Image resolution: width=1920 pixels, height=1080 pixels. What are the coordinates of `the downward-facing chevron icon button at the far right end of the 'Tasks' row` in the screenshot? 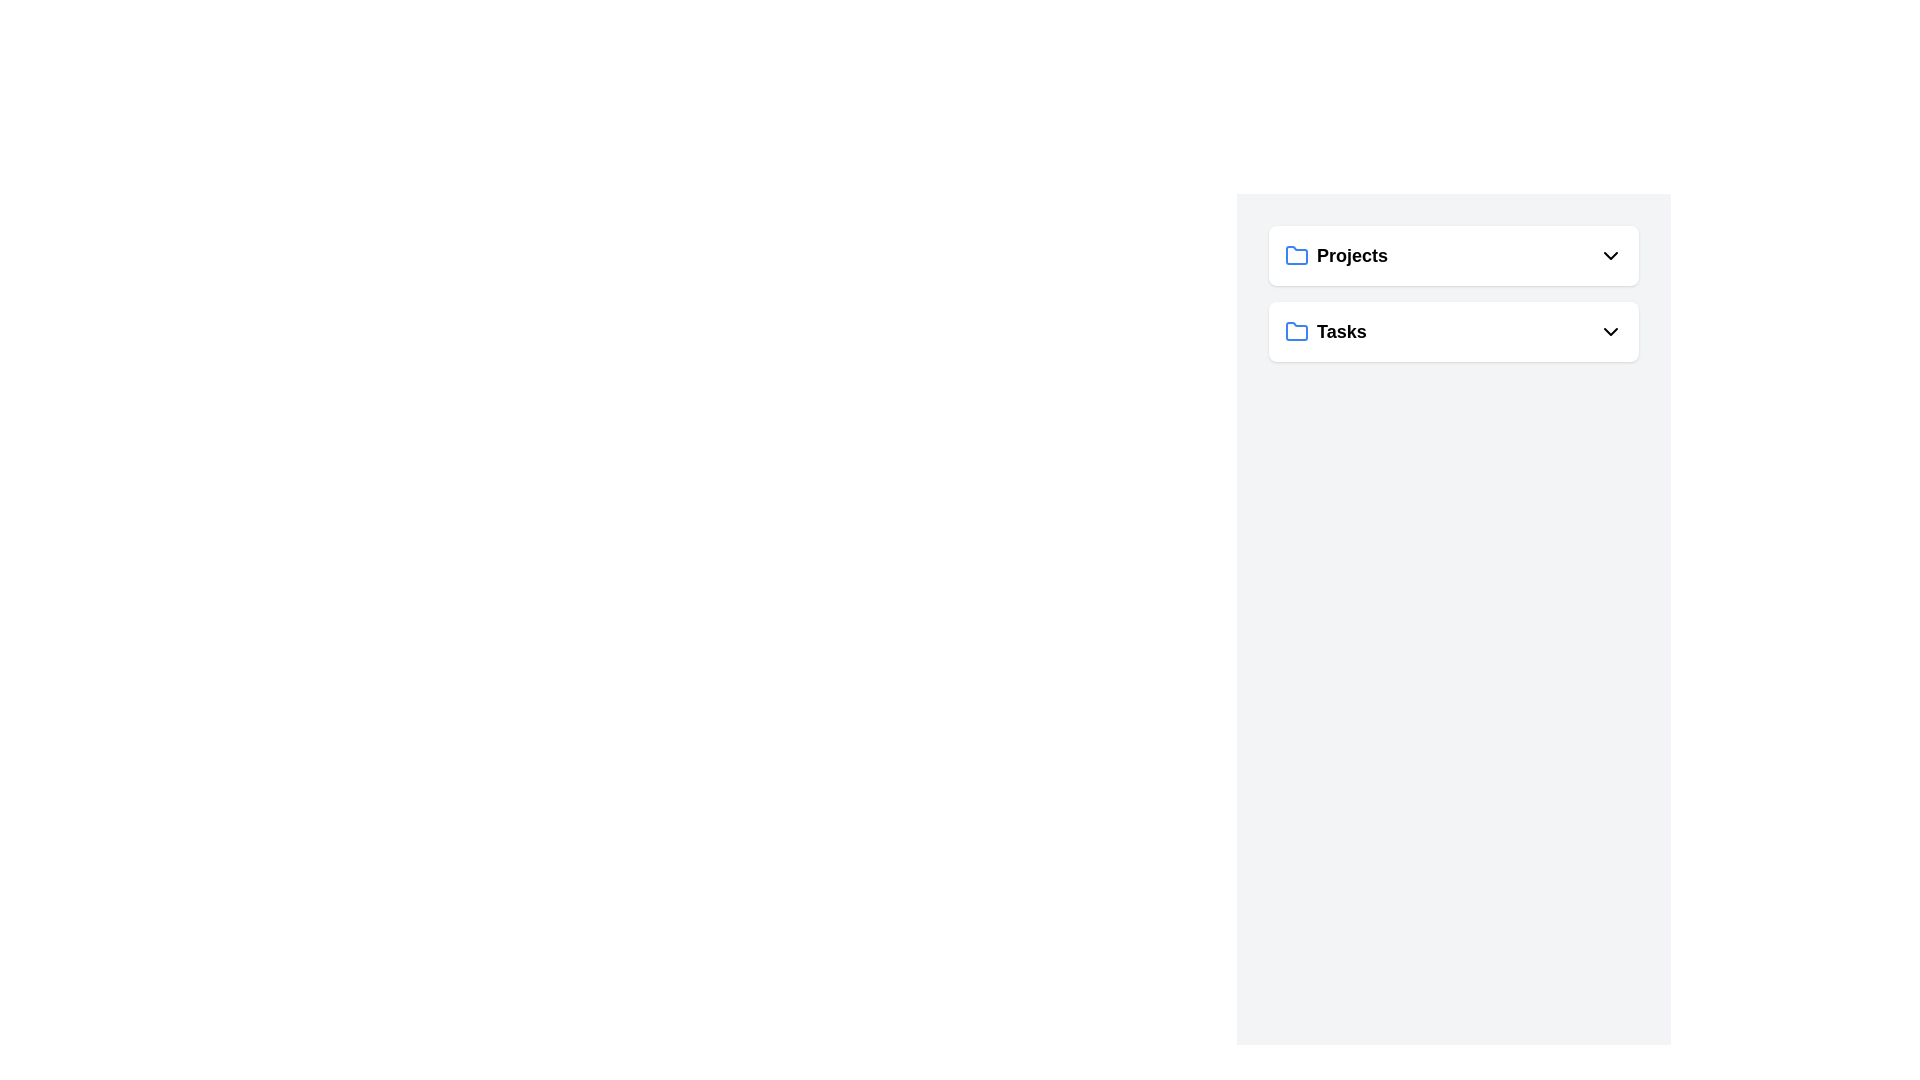 It's located at (1611, 330).